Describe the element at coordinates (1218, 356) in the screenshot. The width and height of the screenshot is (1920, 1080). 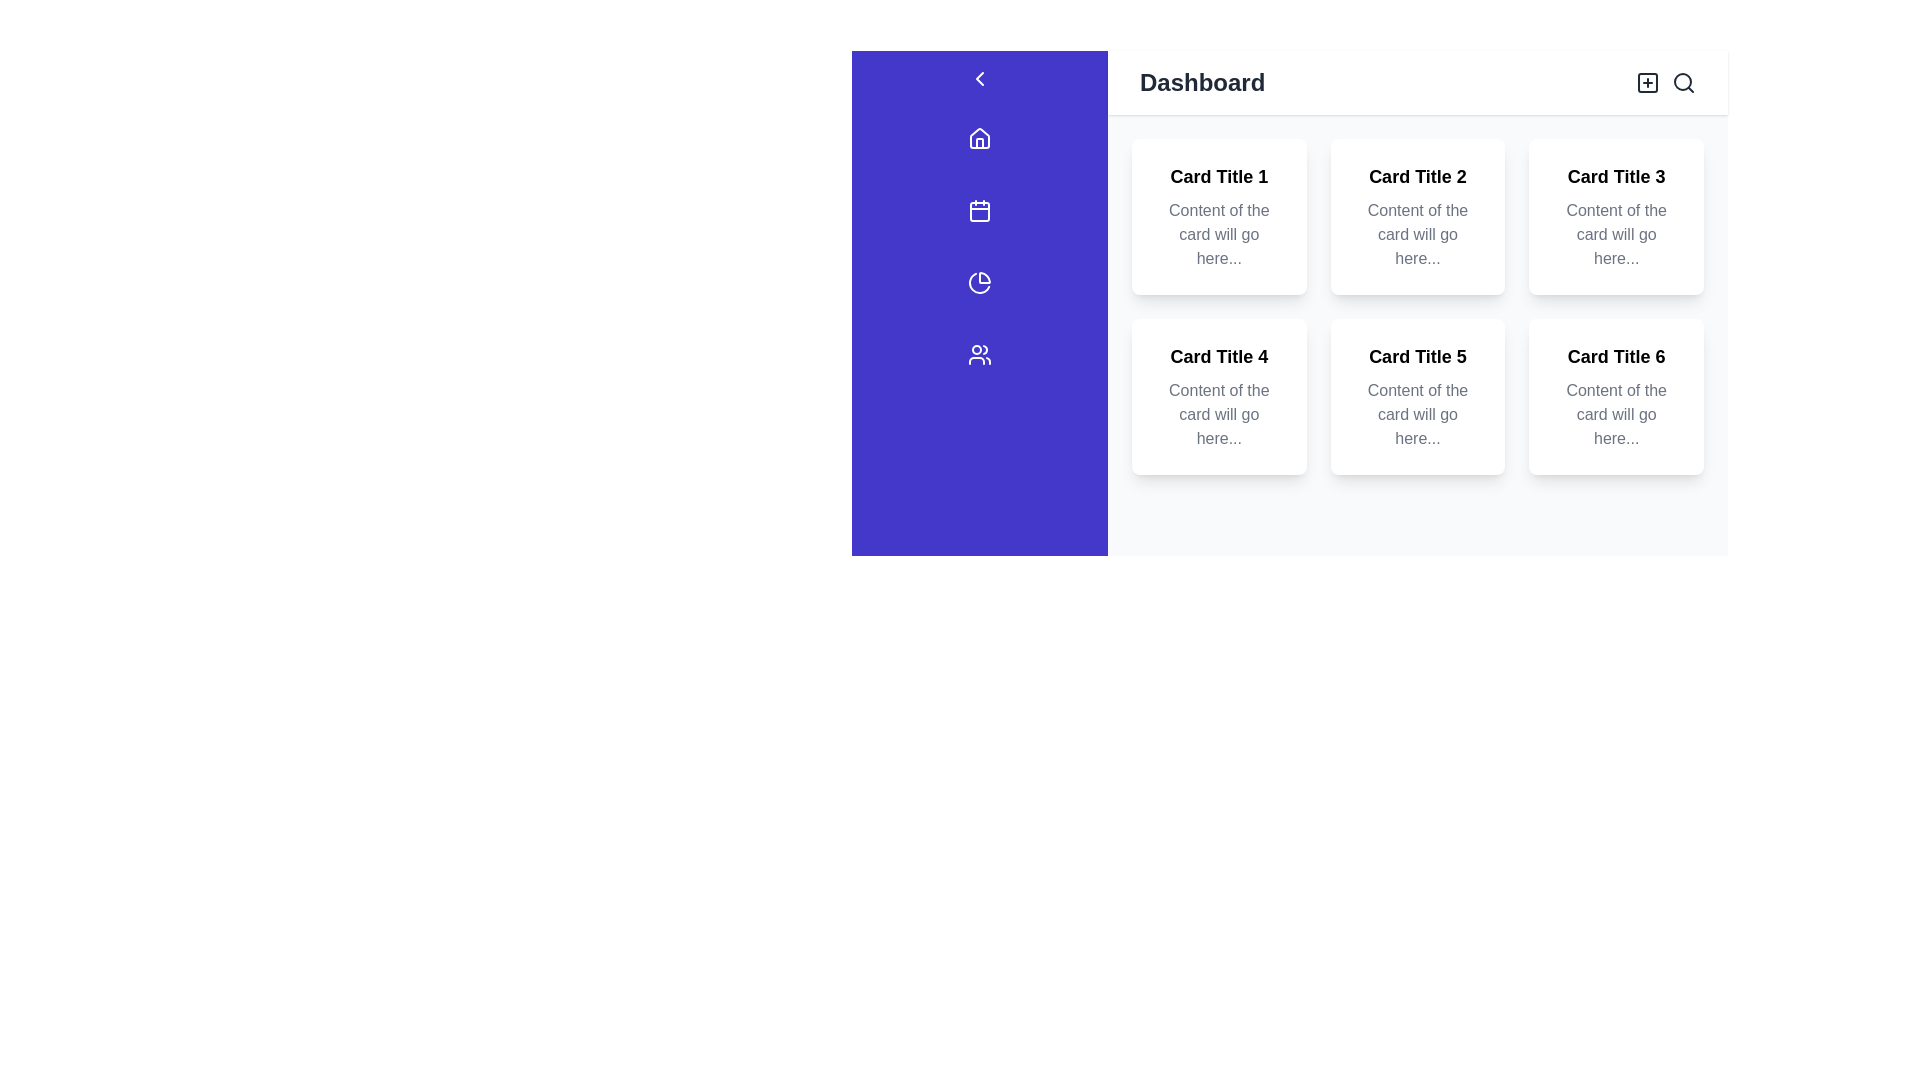
I see `the text label displaying 'Card Title 4', which is prominently featured in bold and large font at the top of the fourth card in a grid layout` at that location.